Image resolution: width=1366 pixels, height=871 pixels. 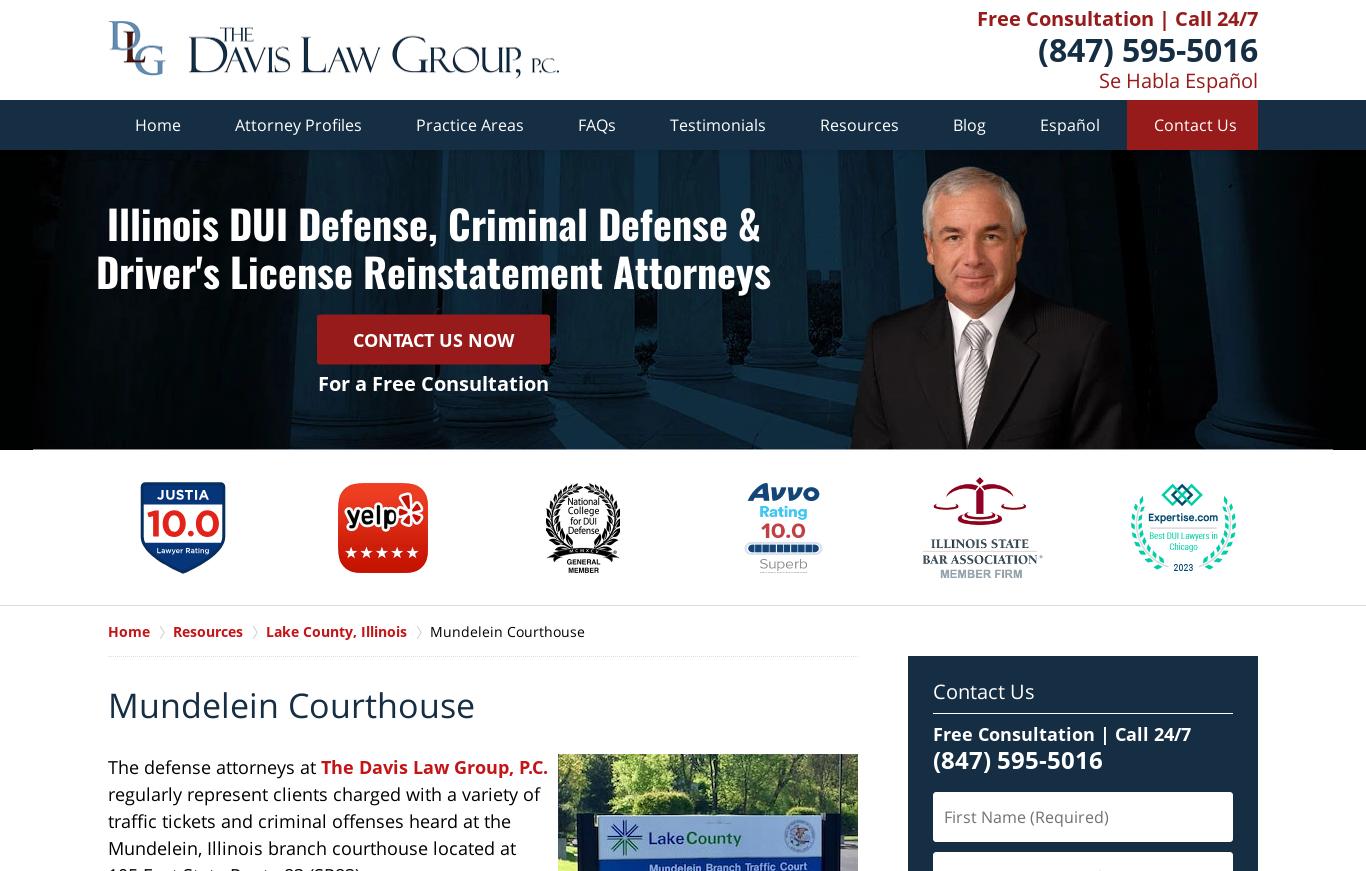 What do you see at coordinates (234, 123) in the screenshot?
I see `'Attorney Profiles'` at bounding box center [234, 123].